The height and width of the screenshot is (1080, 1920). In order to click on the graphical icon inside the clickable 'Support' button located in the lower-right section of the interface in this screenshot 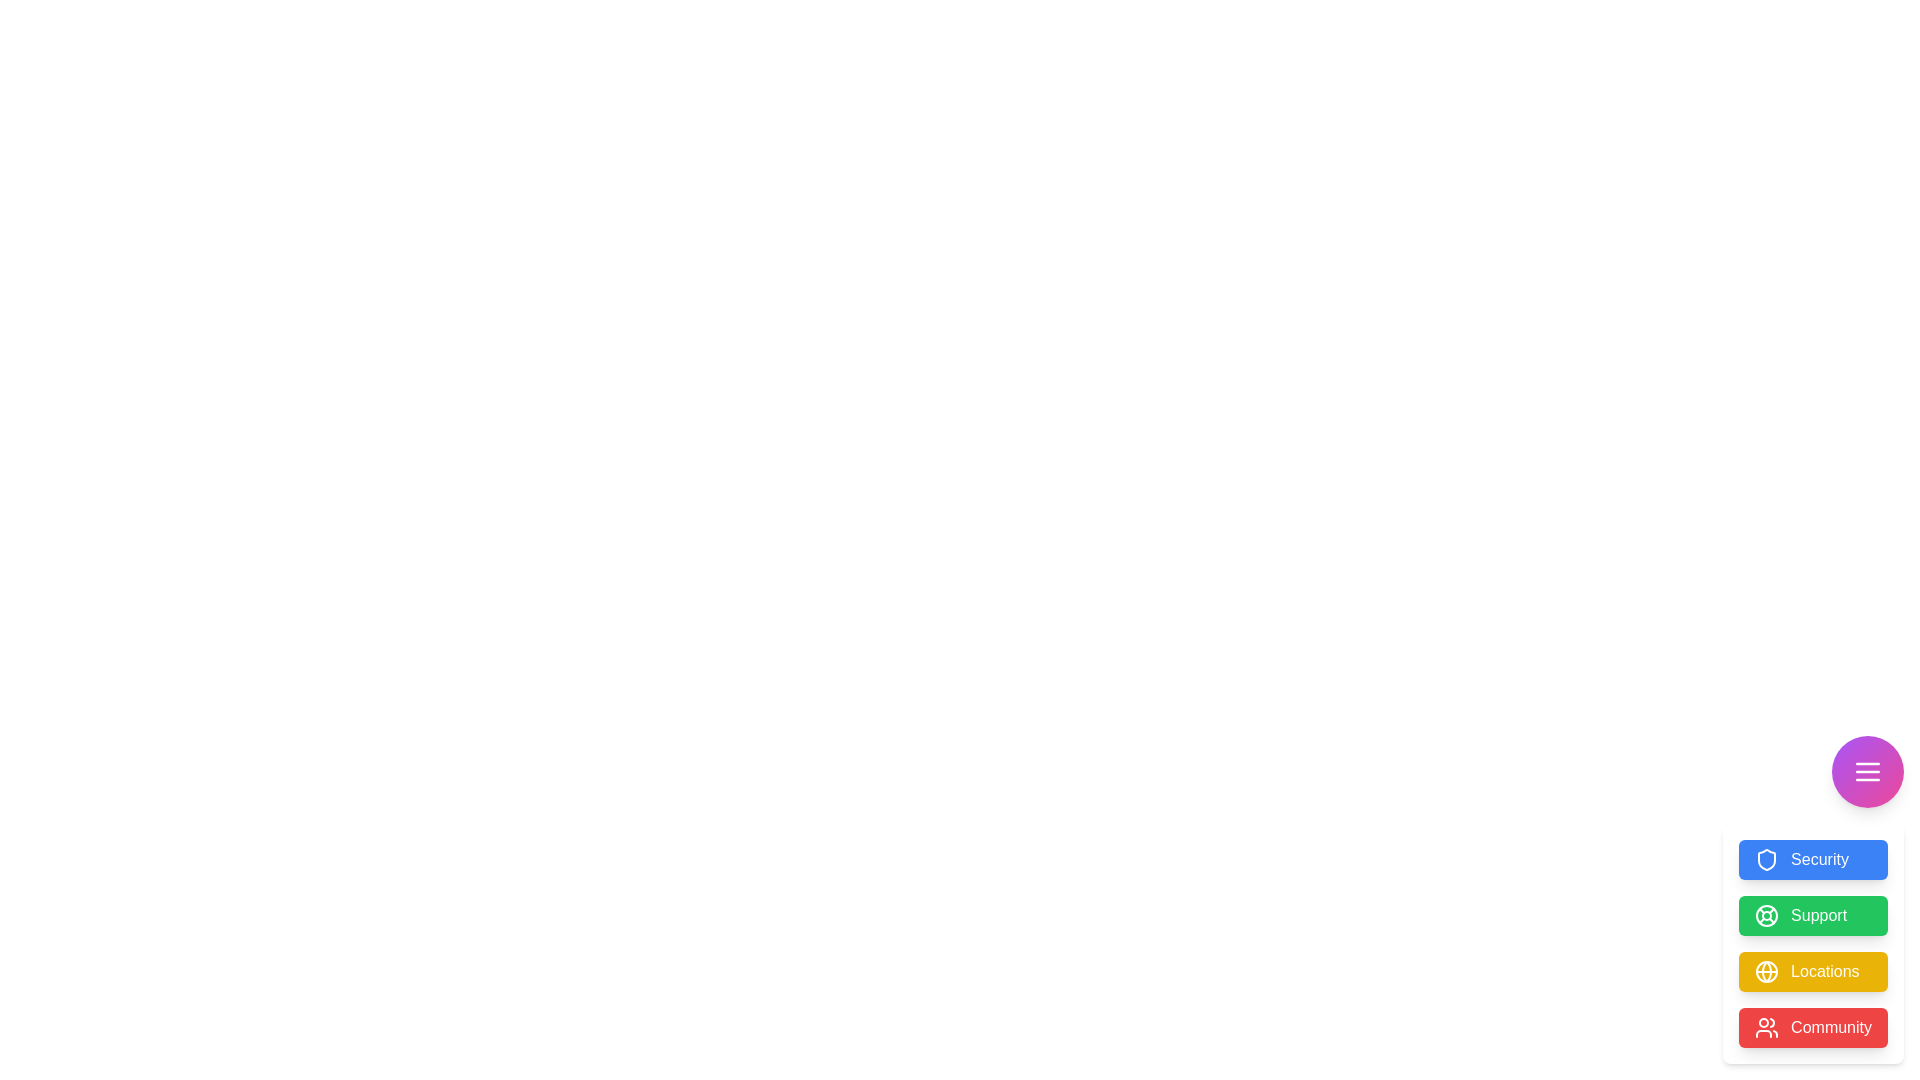, I will do `click(1767, 915)`.